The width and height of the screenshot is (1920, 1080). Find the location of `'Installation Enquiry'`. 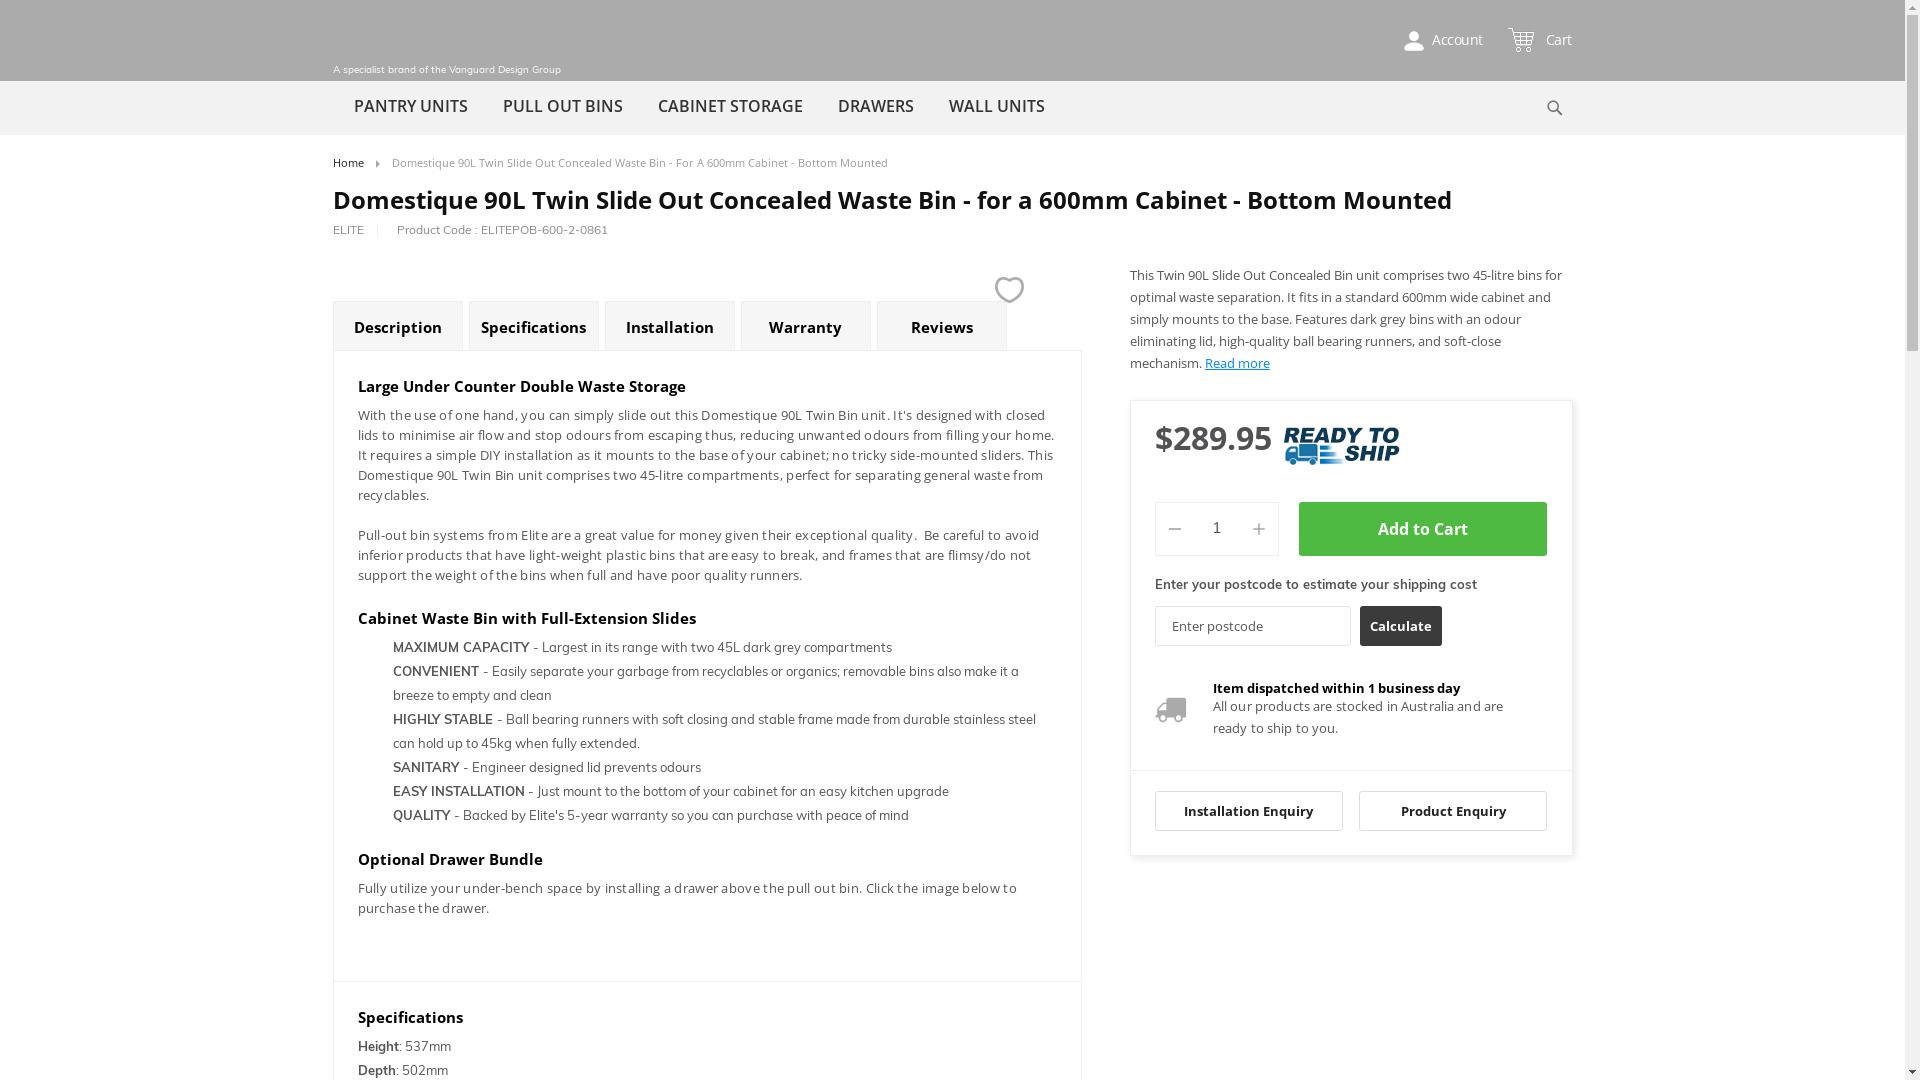

'Installation Enquiry' is located at coordinates (1247, 810).